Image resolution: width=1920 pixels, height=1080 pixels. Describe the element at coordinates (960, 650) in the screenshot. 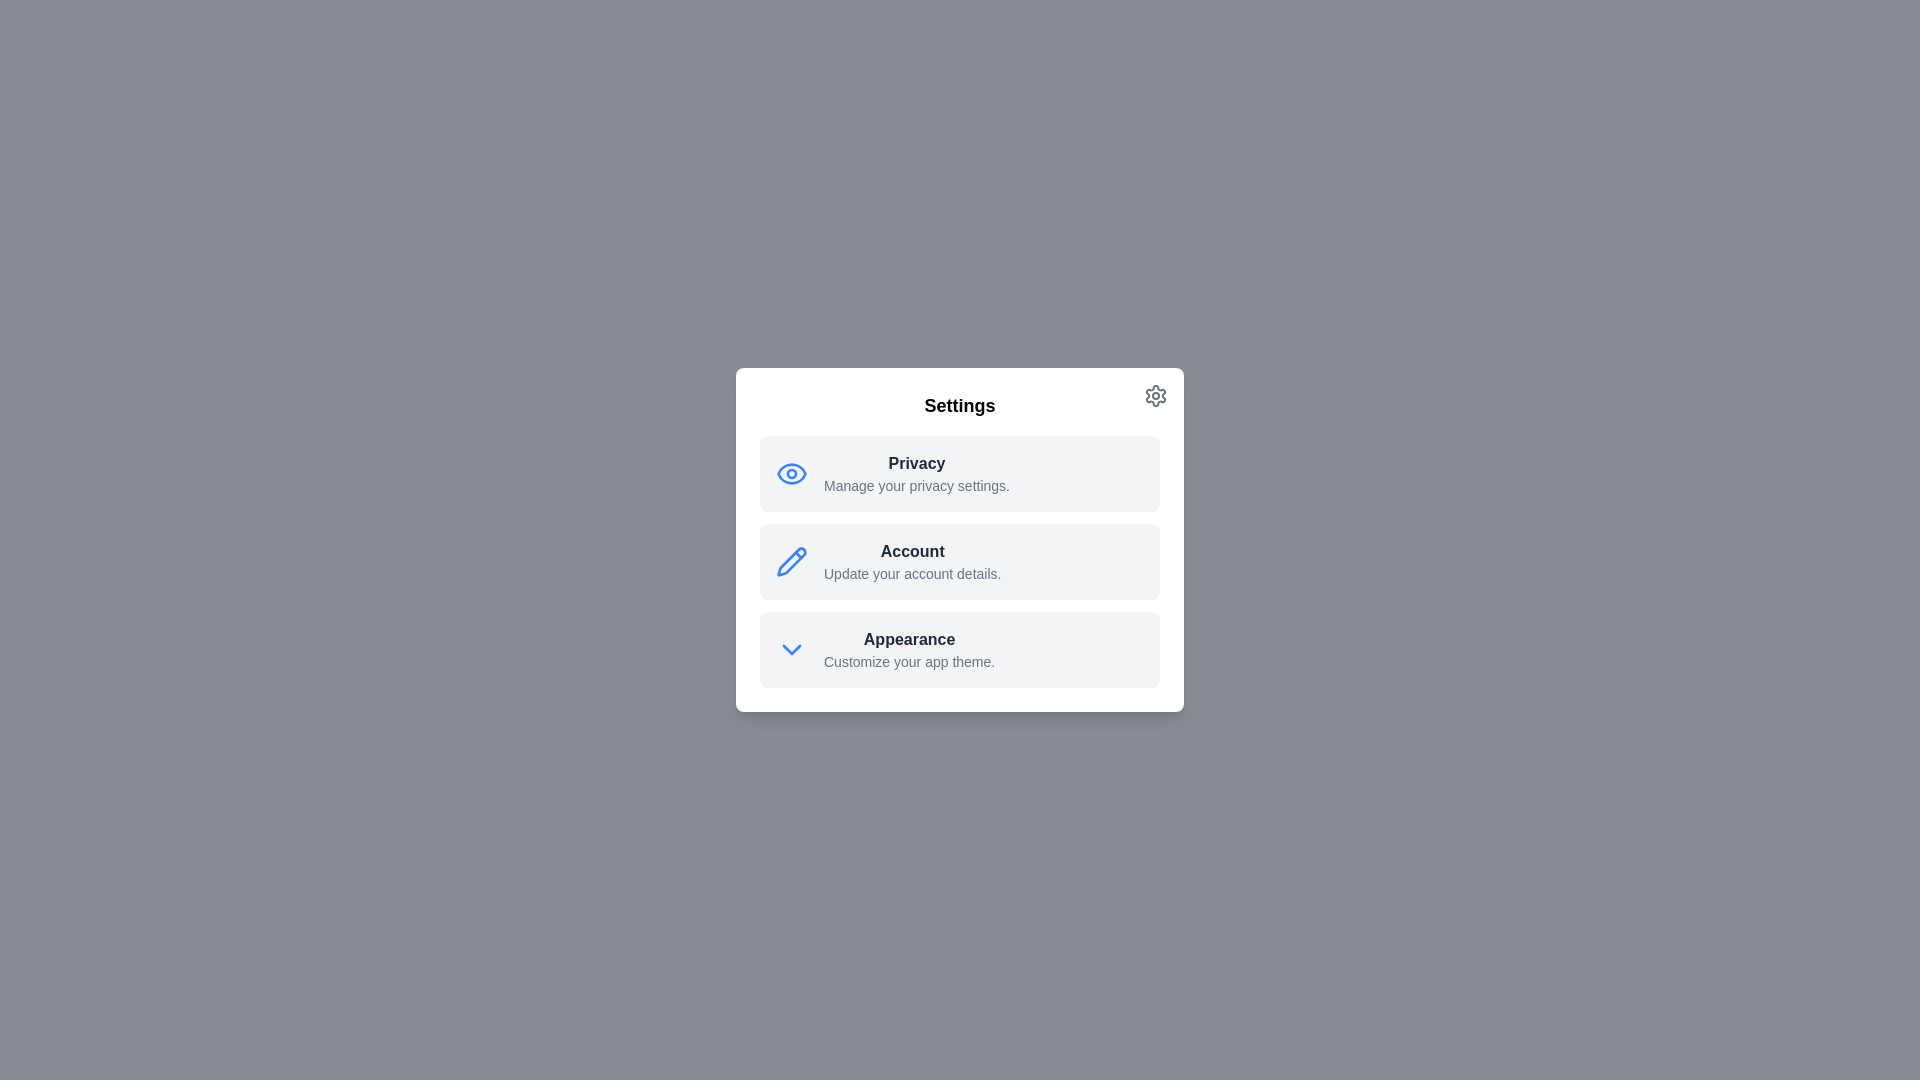

I see `the Appearance option to observe additional effects` at that location.